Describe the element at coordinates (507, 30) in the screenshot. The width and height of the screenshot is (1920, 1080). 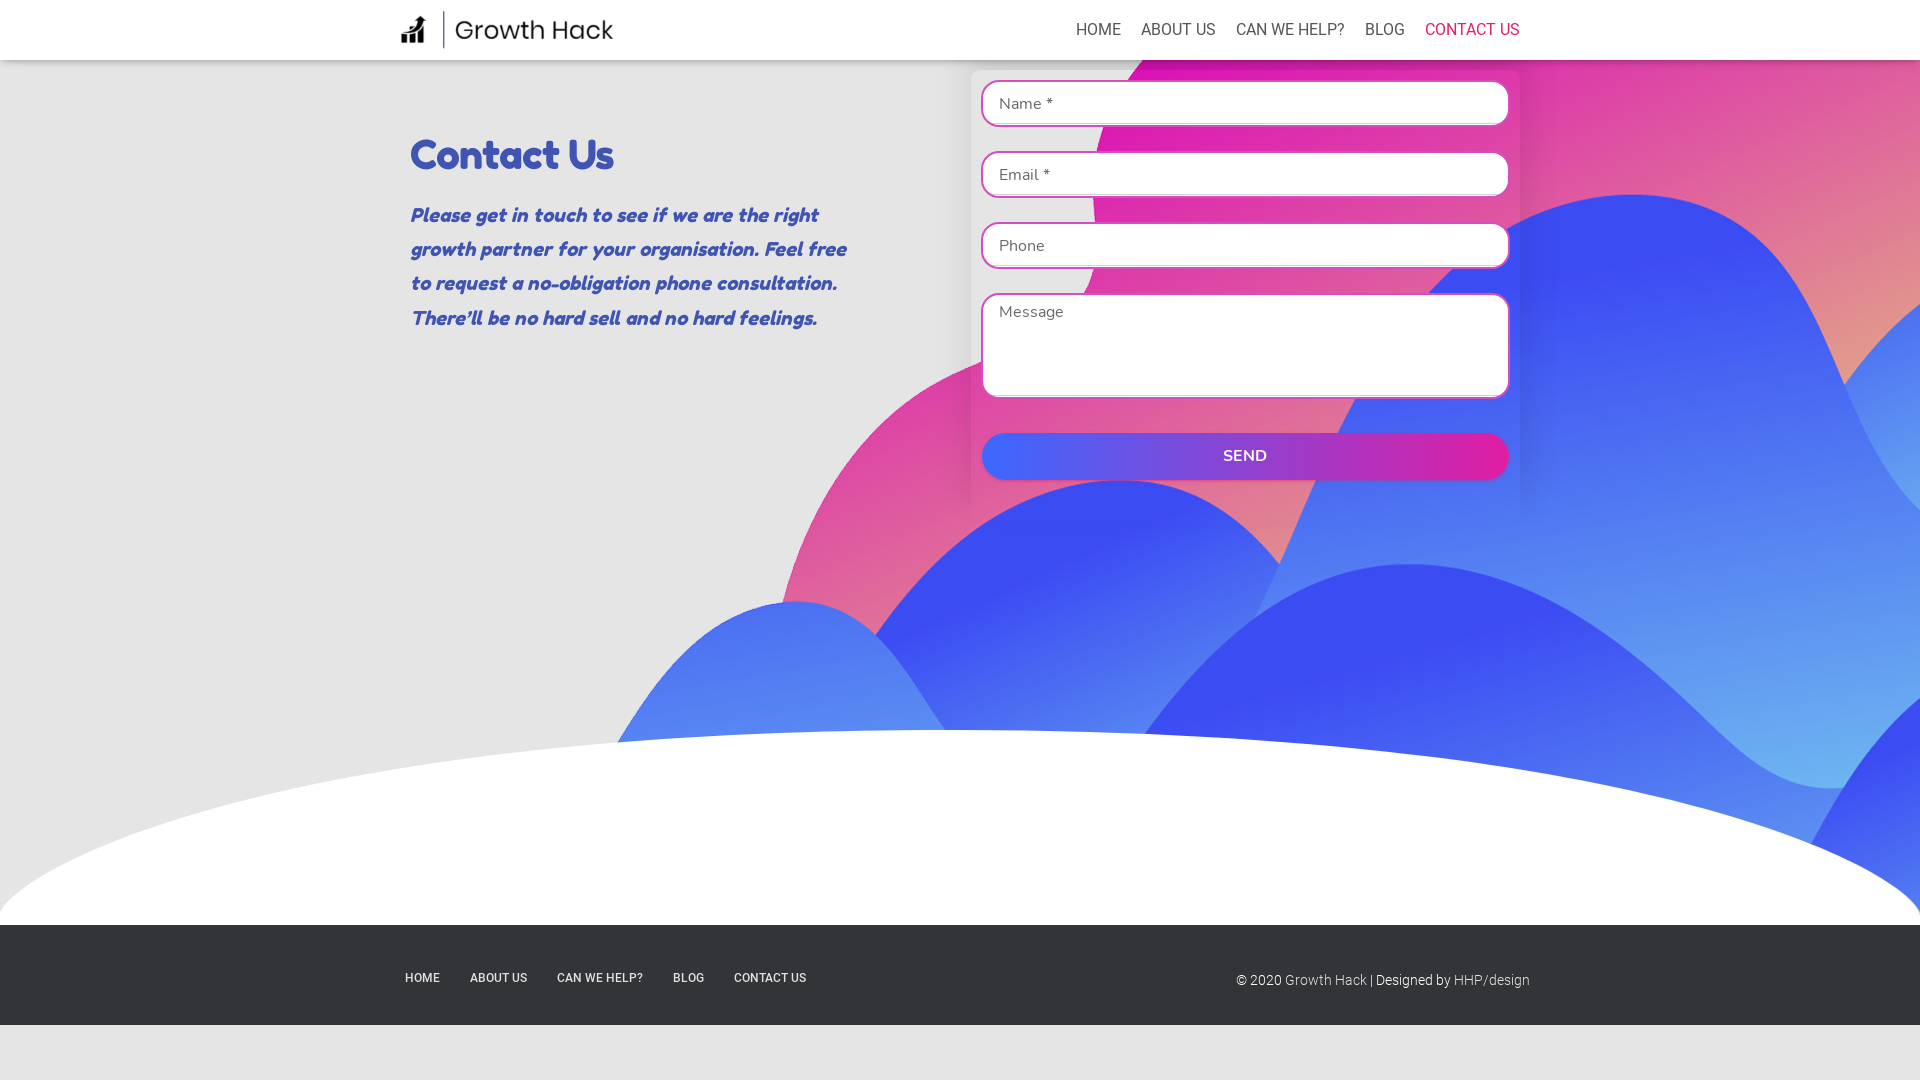
I see `'Growth Hack'` at that location.